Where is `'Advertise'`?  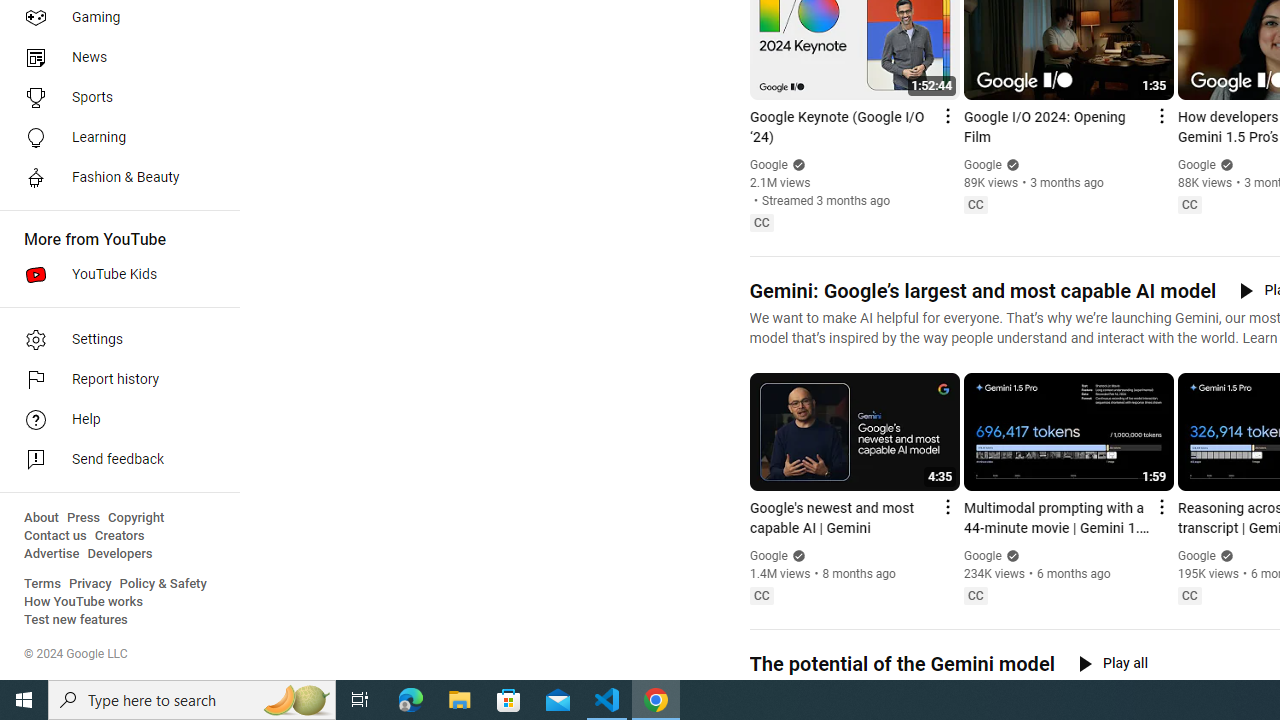
'Advertise' is located at coordinates (51, 554).